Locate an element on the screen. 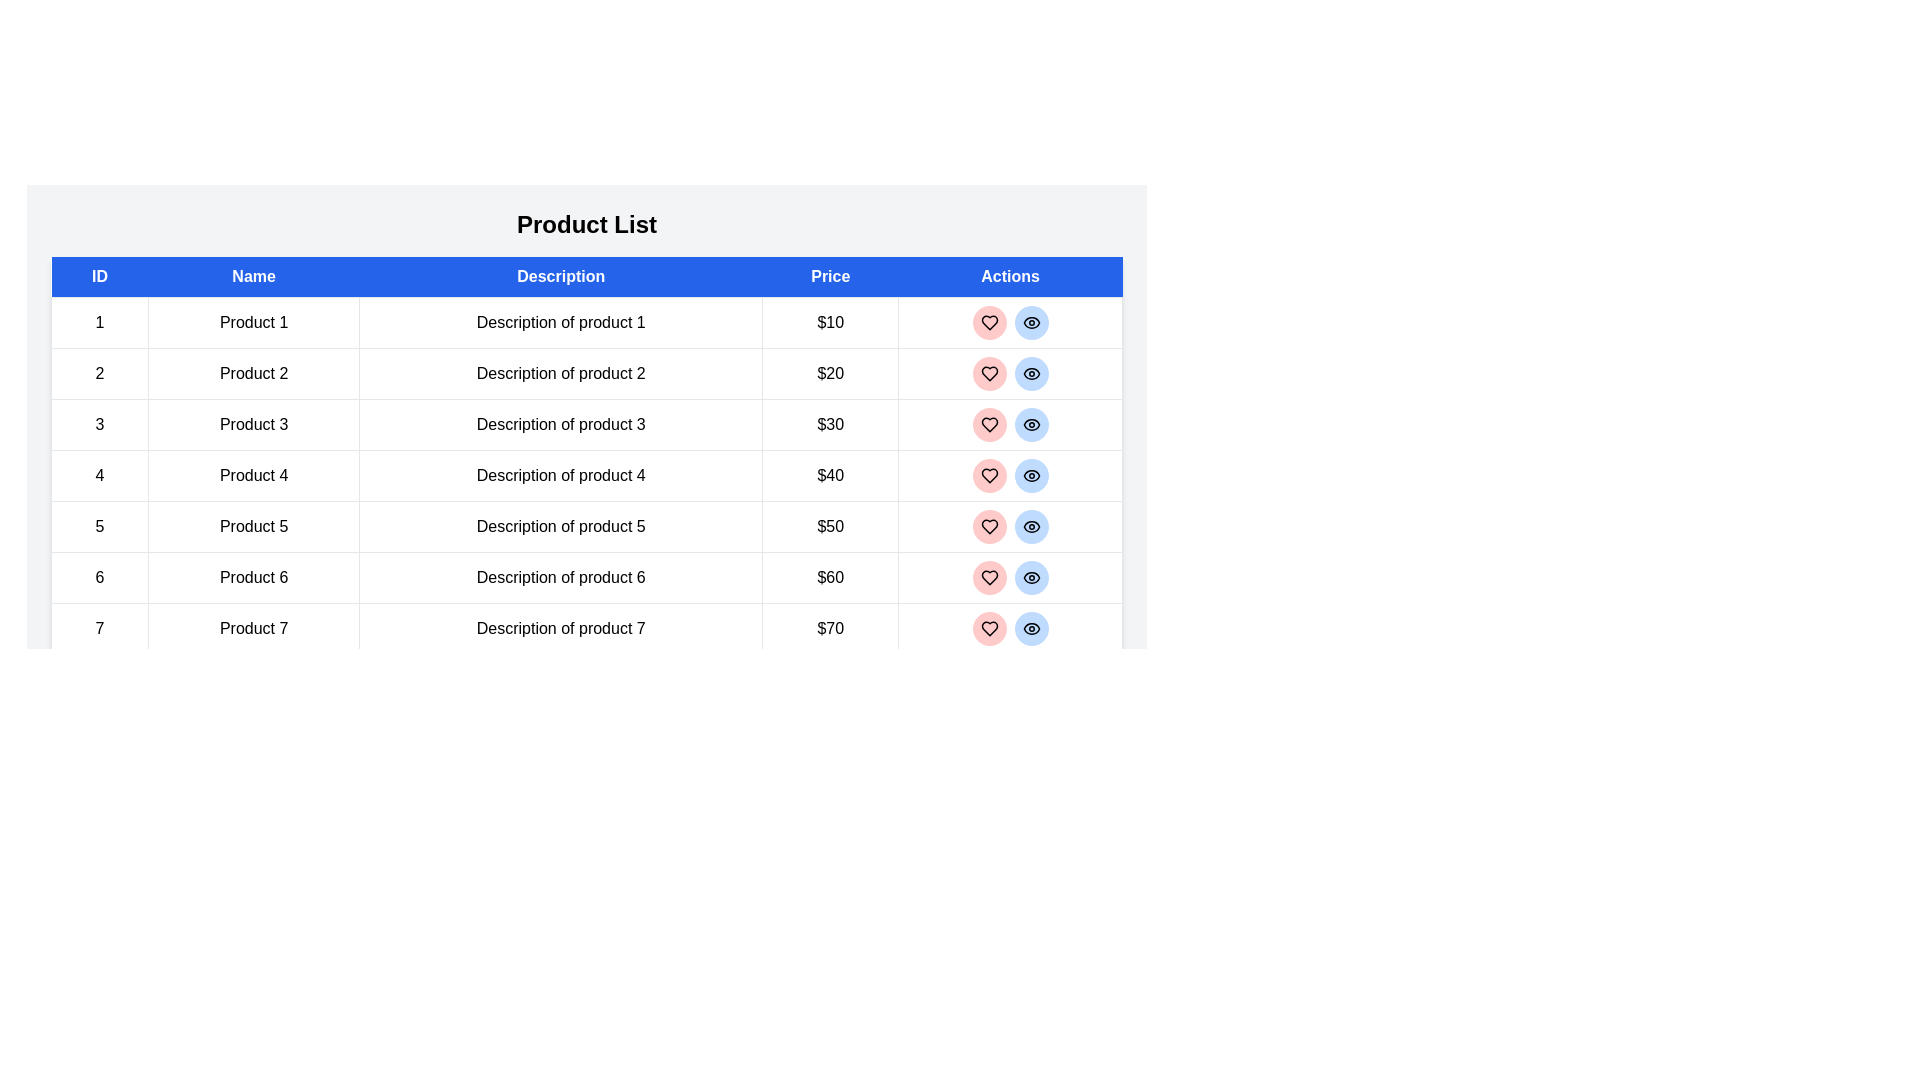 The height and width of the screenshot is (1080, 1920). the product name Product 1 in the table is located at coordinates (253, 322).